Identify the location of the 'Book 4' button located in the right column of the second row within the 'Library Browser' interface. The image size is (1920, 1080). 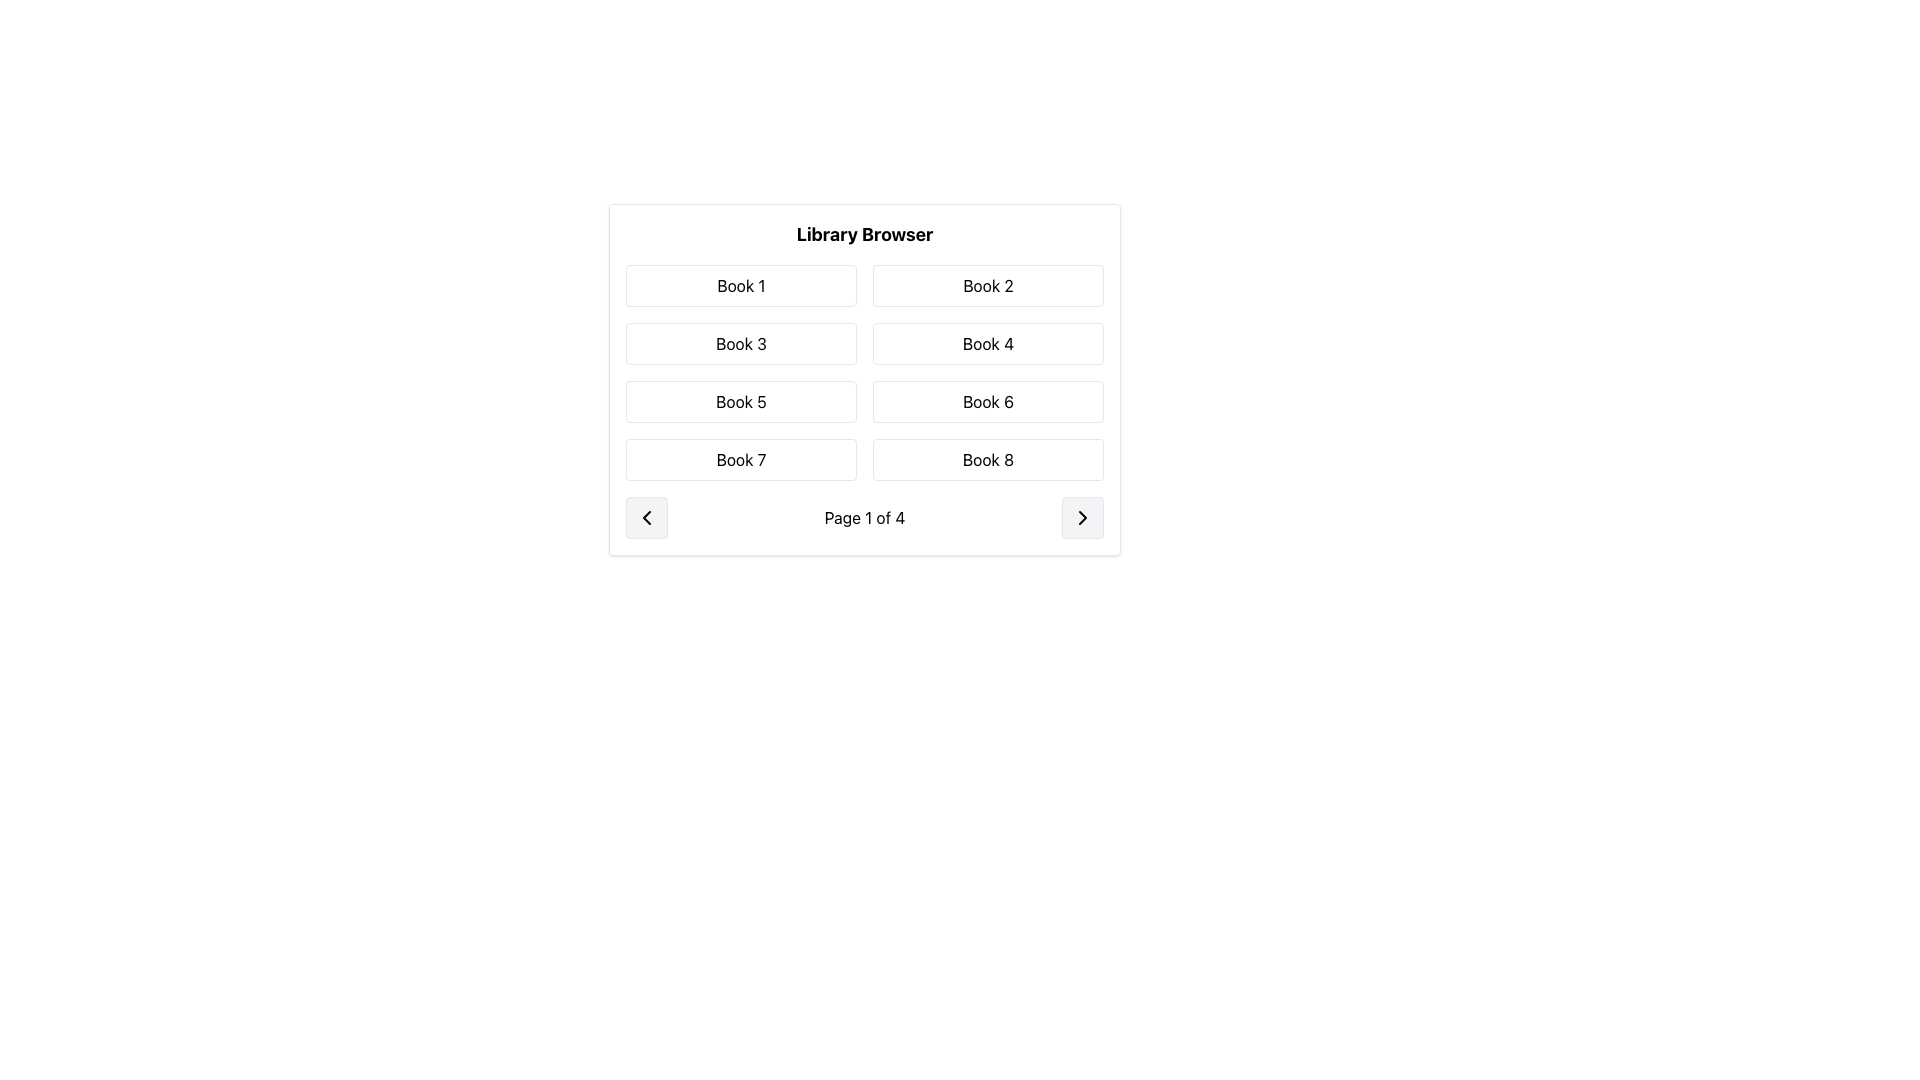
(988, 342).